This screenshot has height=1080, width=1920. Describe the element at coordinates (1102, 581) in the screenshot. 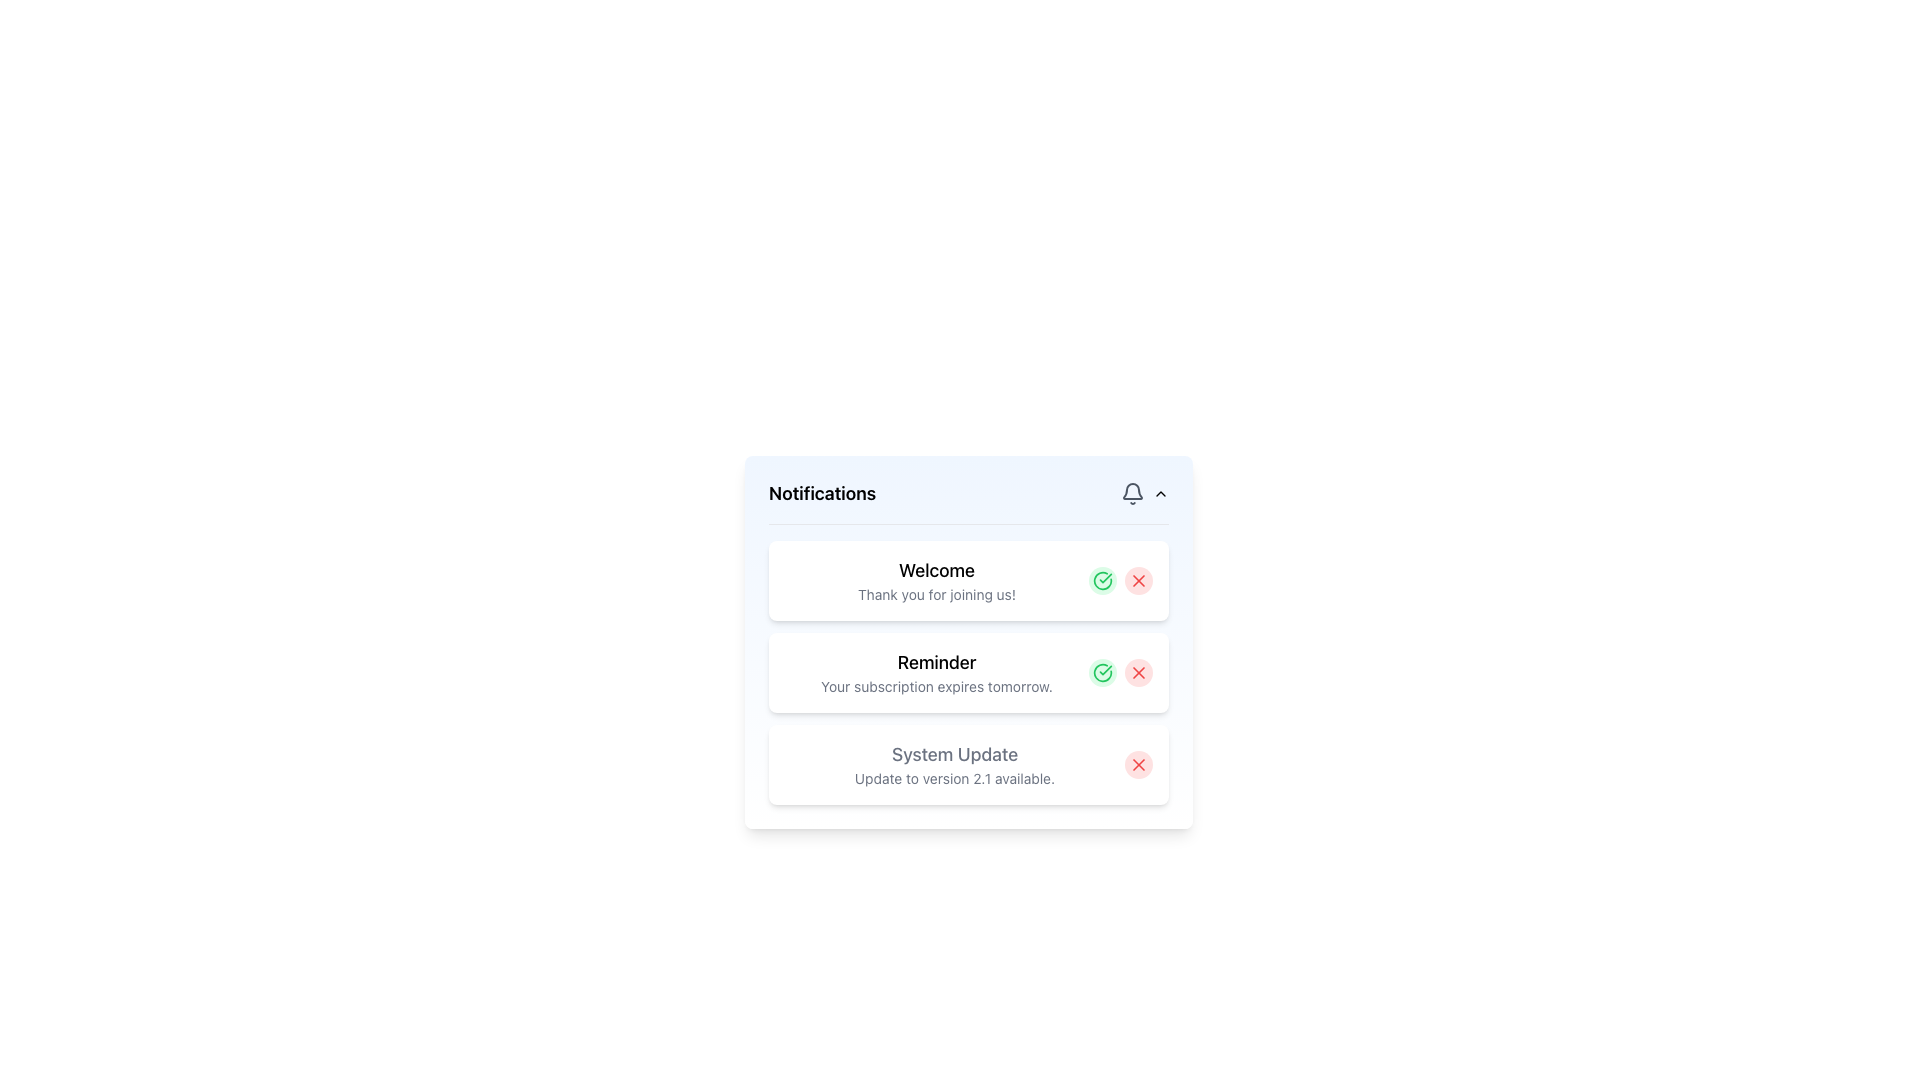

I see `the first icon button to the right of the 'Welcome' notification message to mark the notification as acknowledged` at that location.